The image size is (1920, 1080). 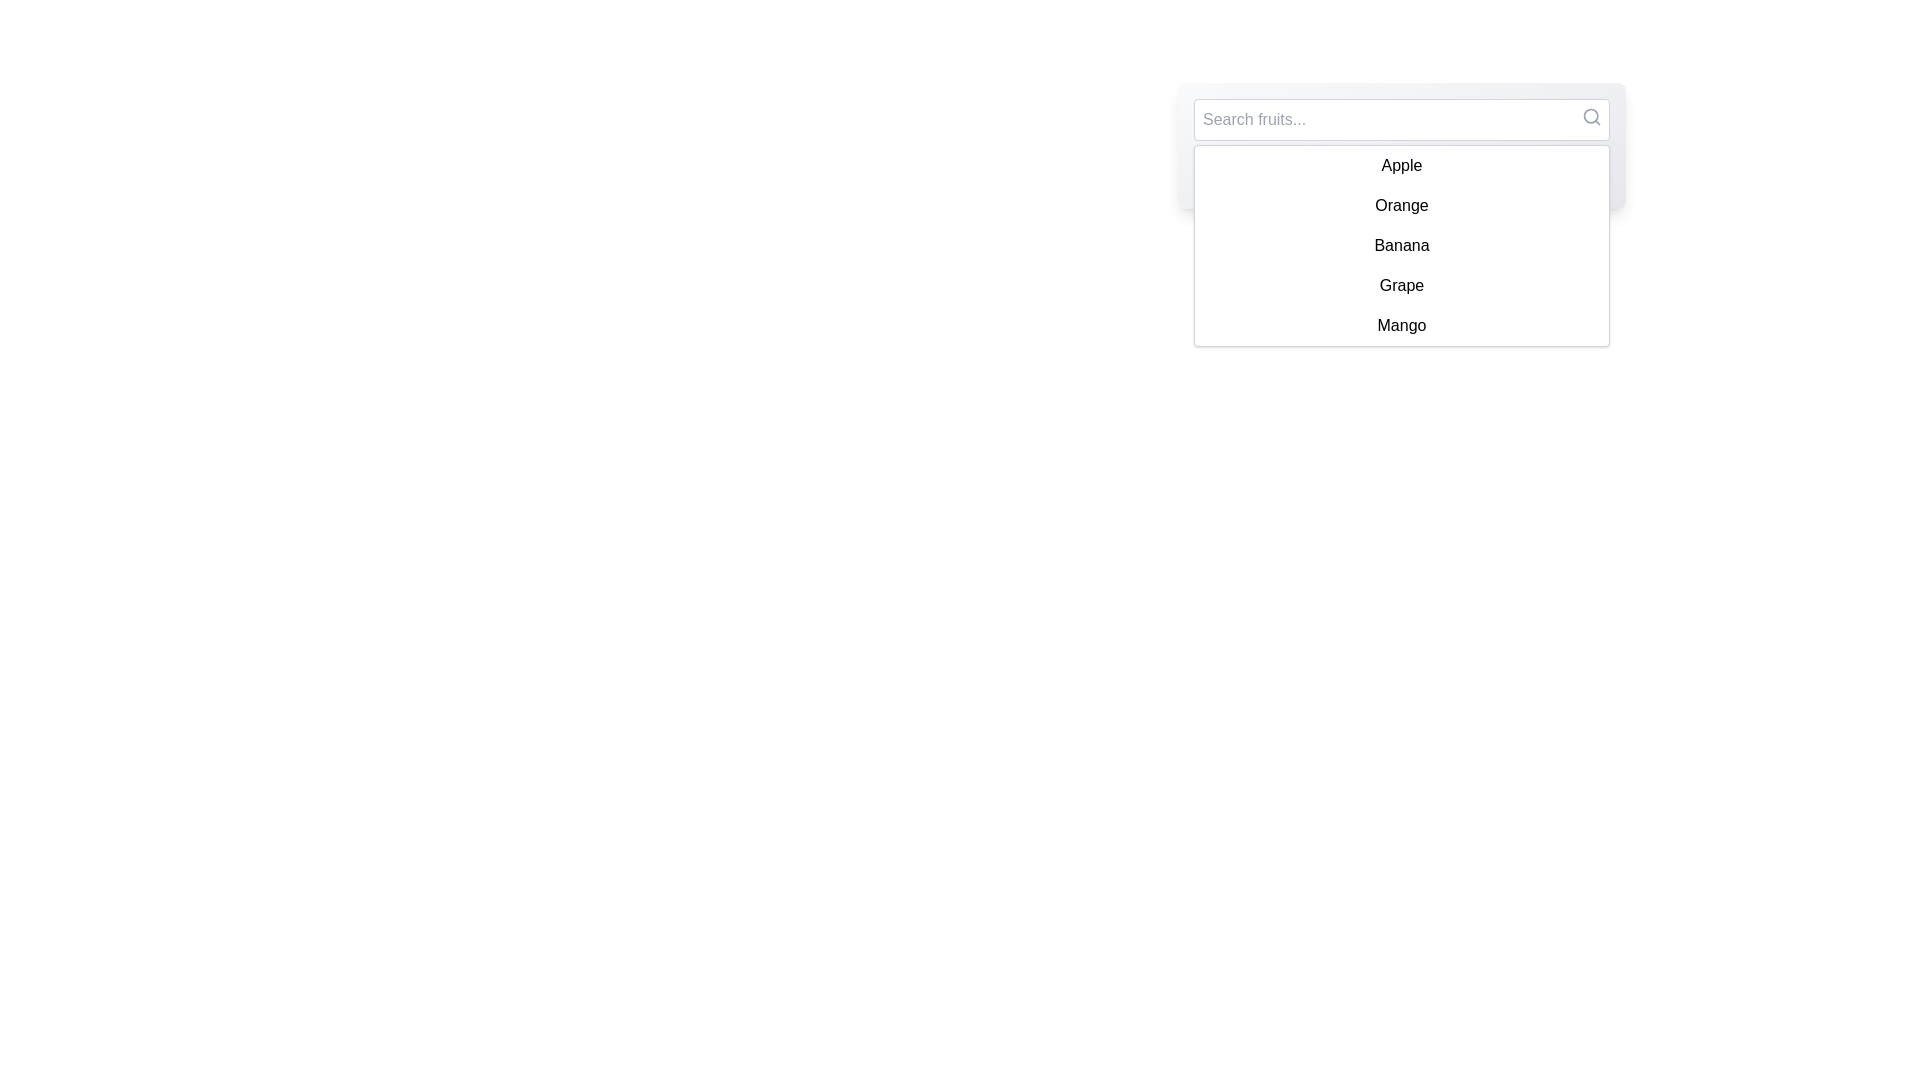 I want to click on the search indicator icon located in the top-right corner of the text input field, so click(x=1591, y=116).